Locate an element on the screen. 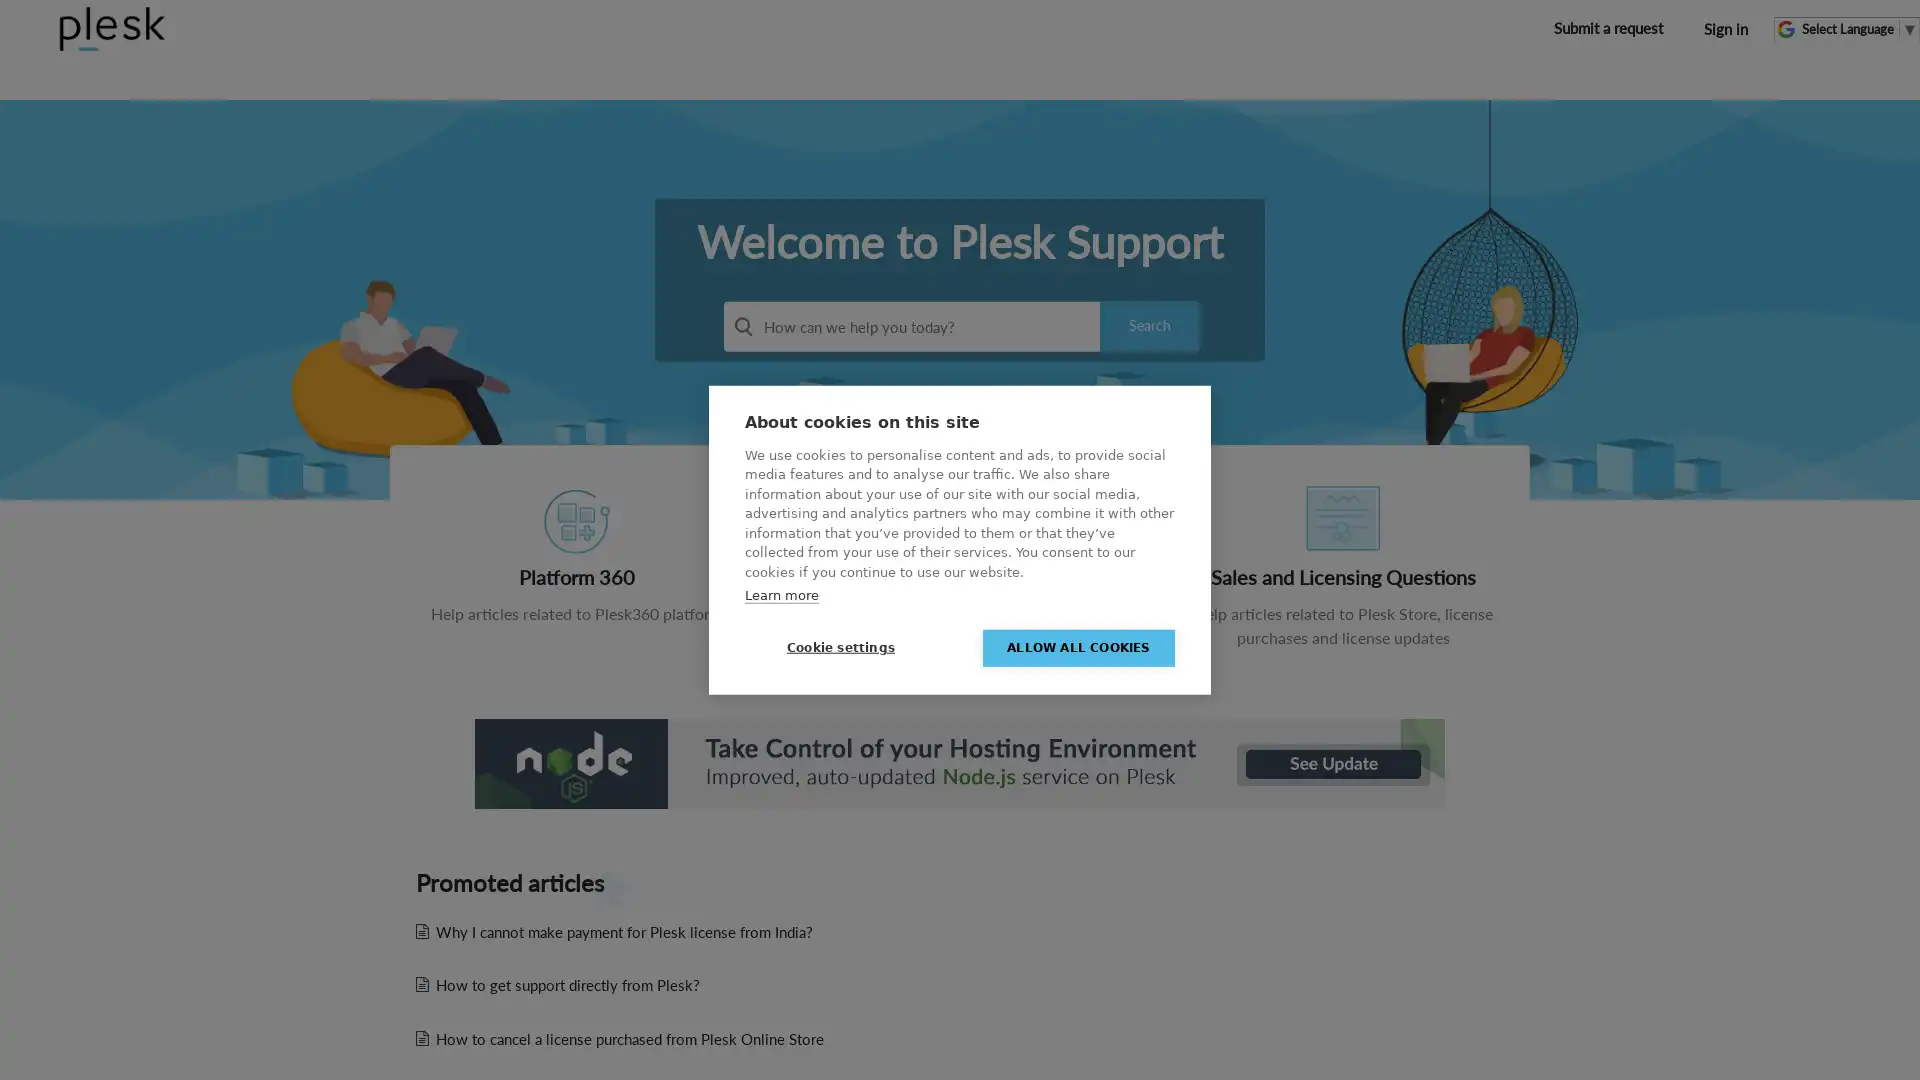 The width and height of the screenshot is (1920, 1080). Search is located at coordinates (1150, 325).